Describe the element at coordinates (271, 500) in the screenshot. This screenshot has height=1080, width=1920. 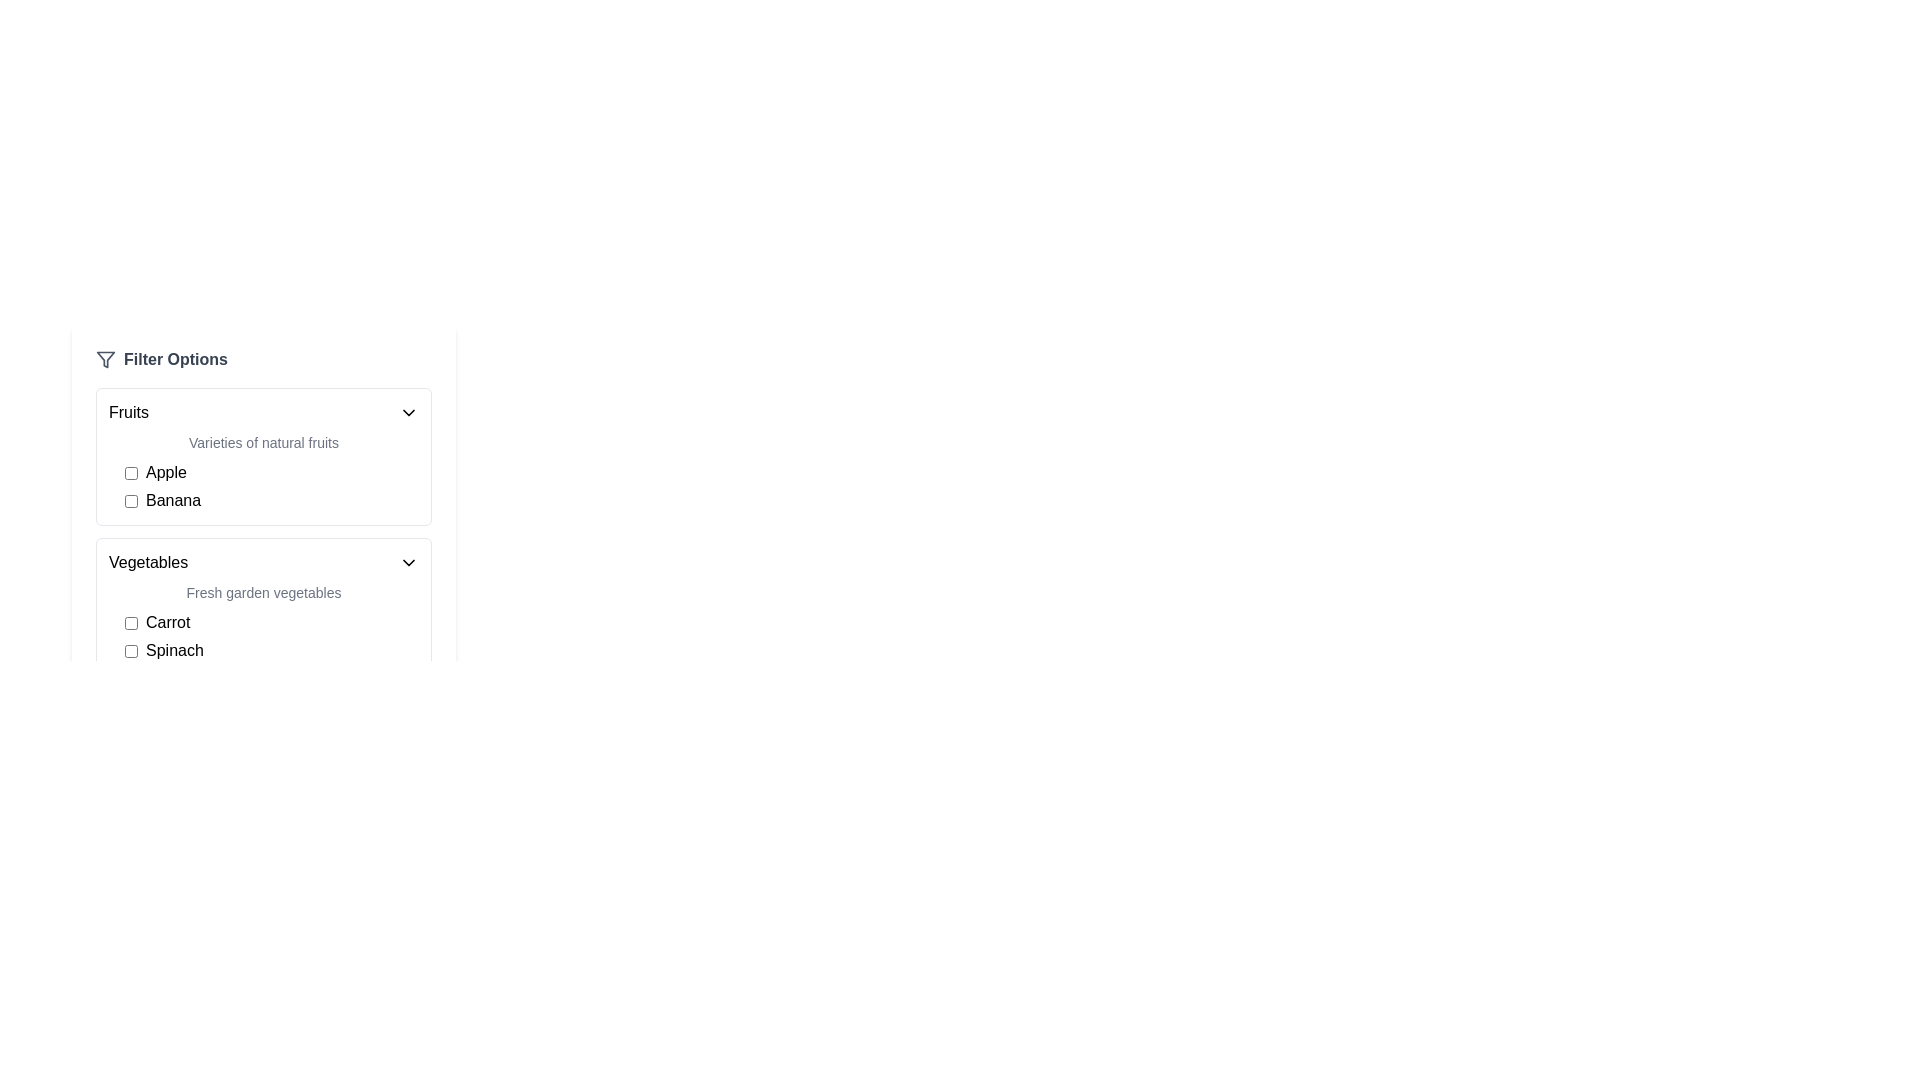
I see `the 'Banana' checkbox` at that location.